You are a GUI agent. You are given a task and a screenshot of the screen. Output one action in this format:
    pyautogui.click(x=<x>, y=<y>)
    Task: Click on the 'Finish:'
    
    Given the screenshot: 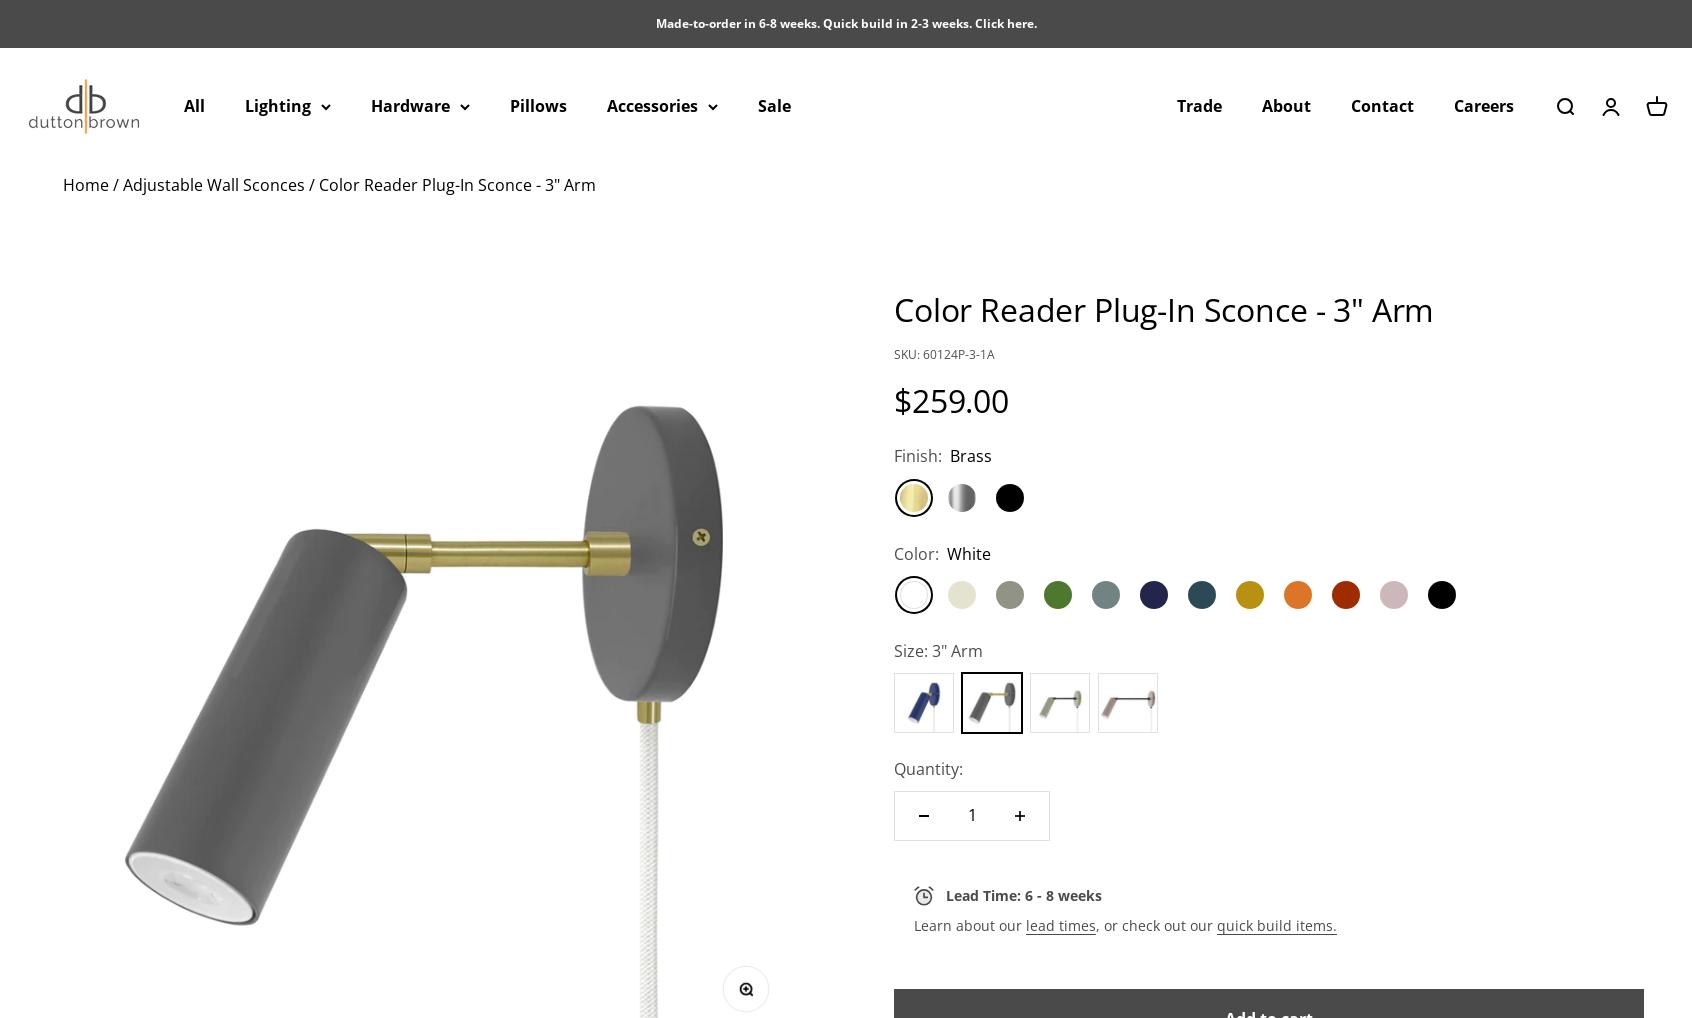 What is the action you would take?
    pyautogui.click(x=893, y=454)
    